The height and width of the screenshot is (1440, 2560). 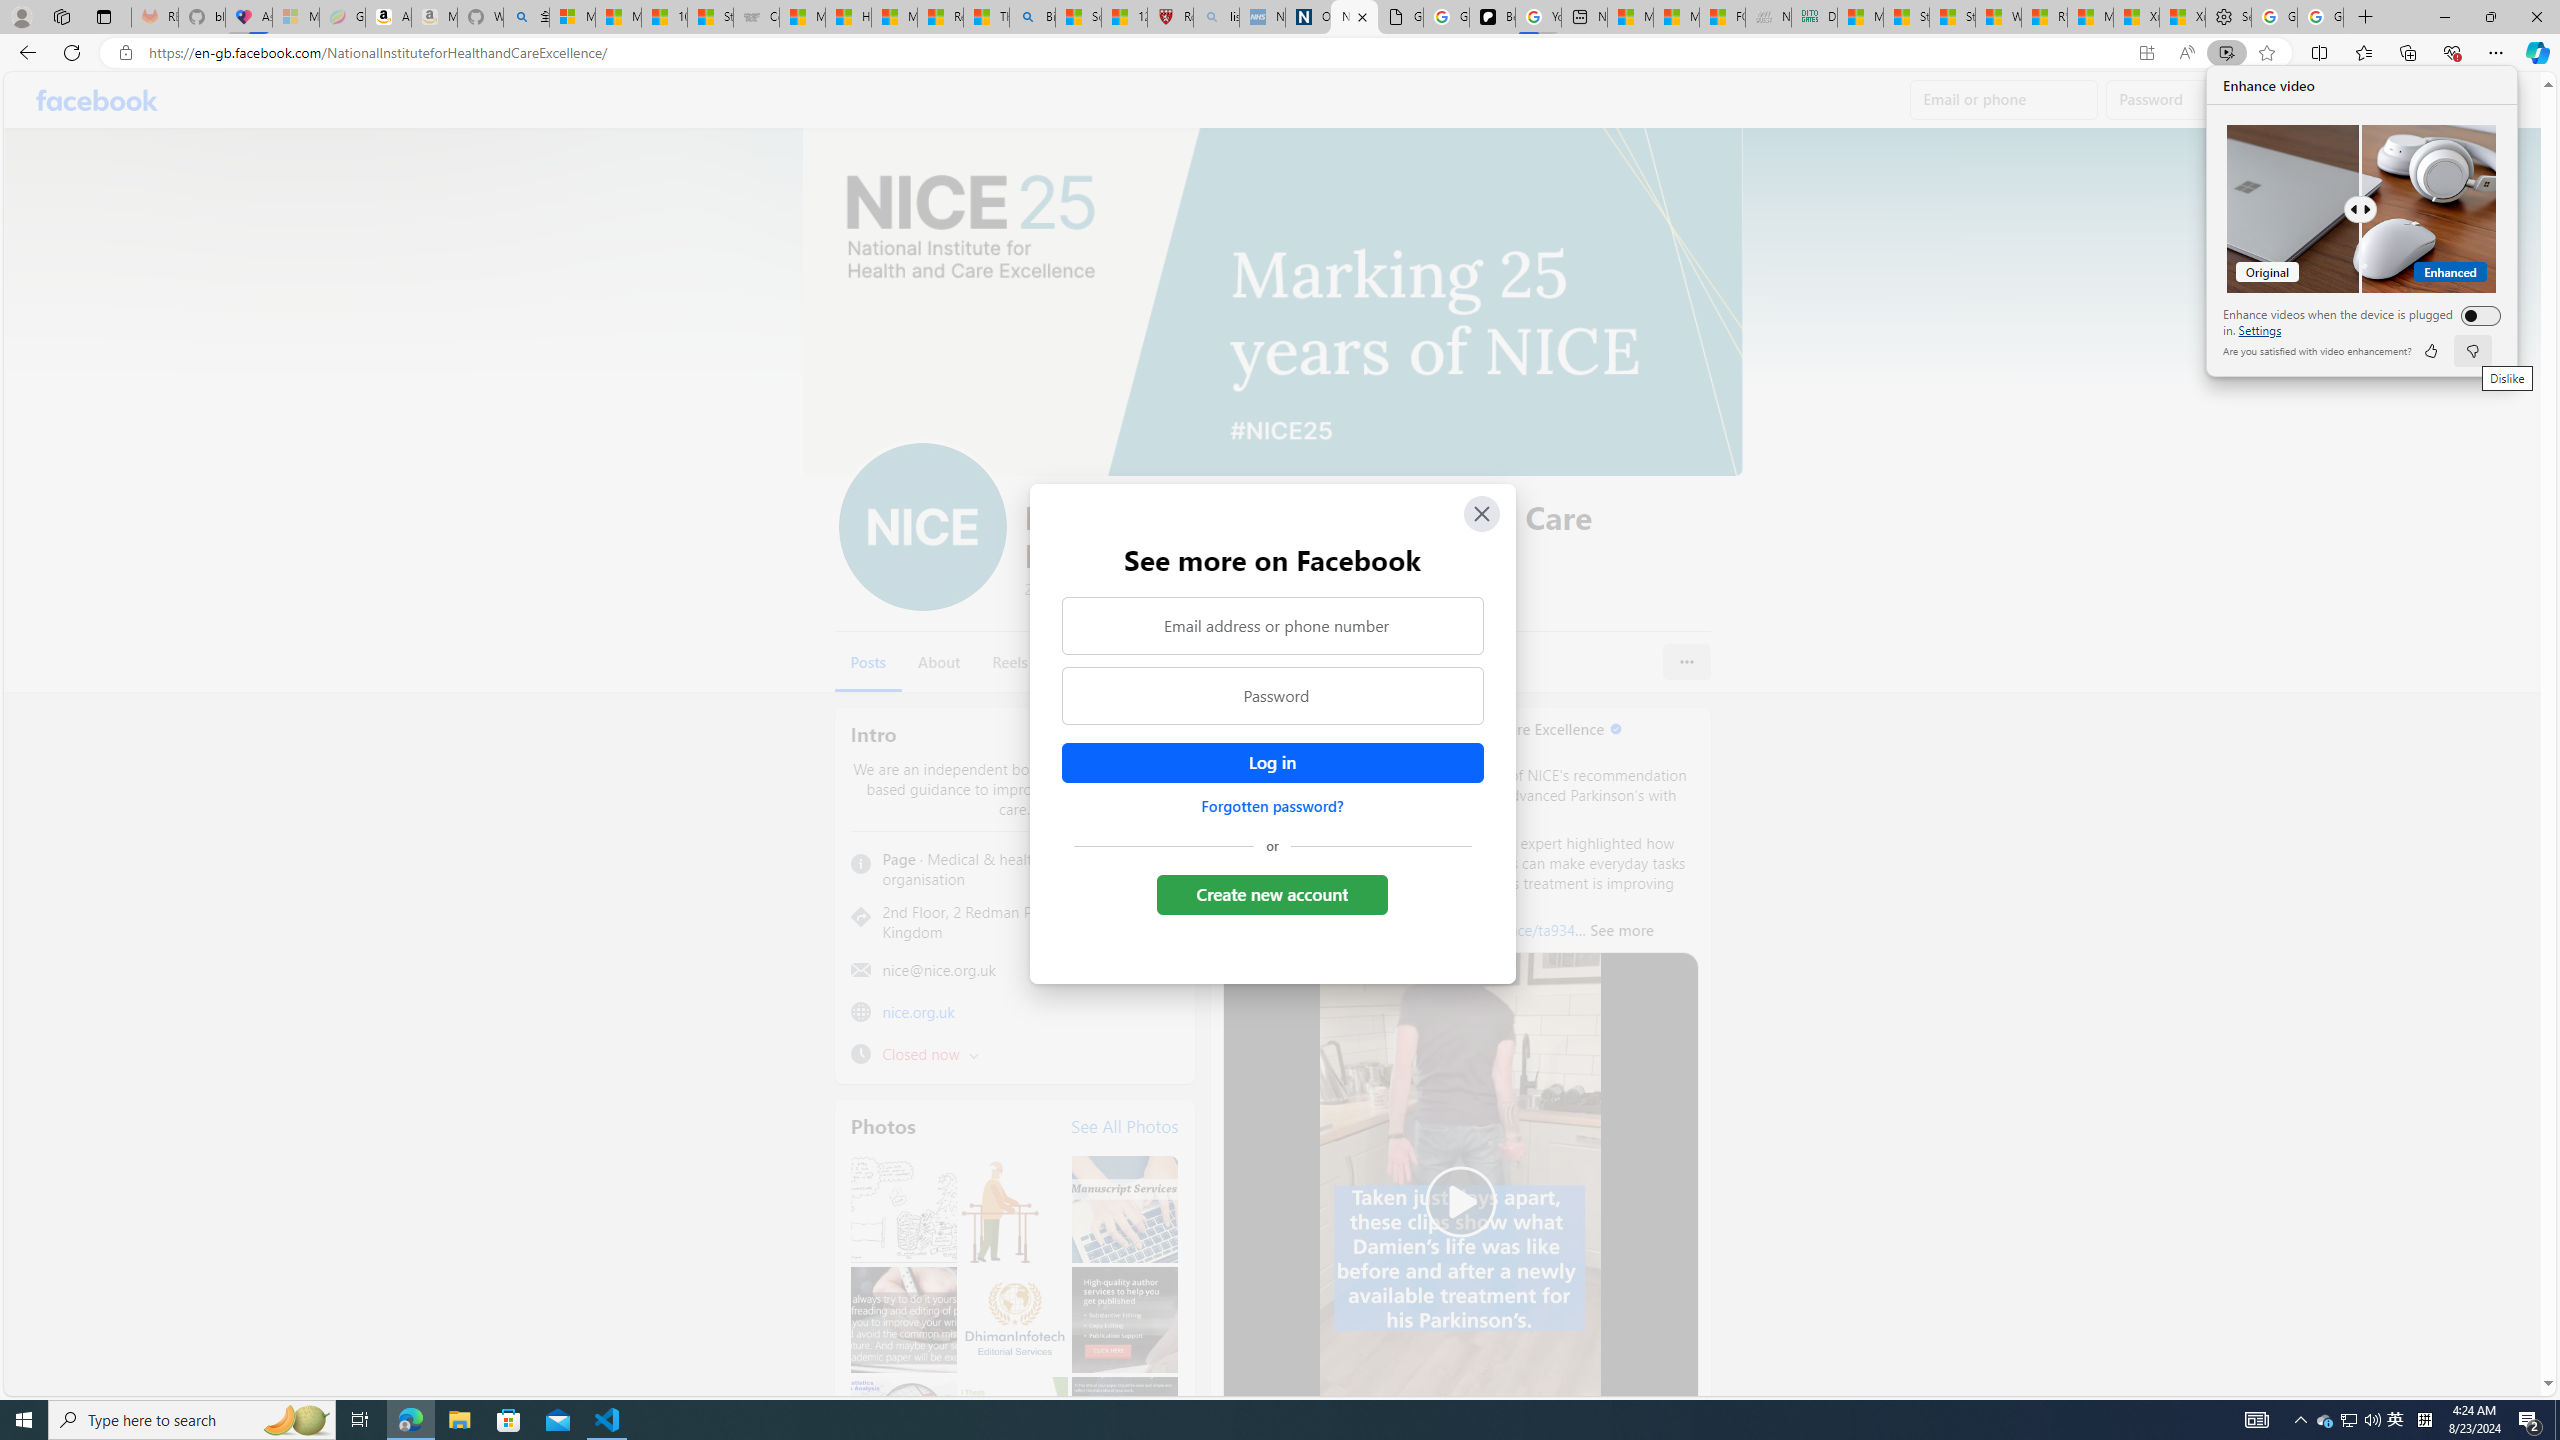 I want to click on 'FOX News - MSN', so click(x=1721, y=16).